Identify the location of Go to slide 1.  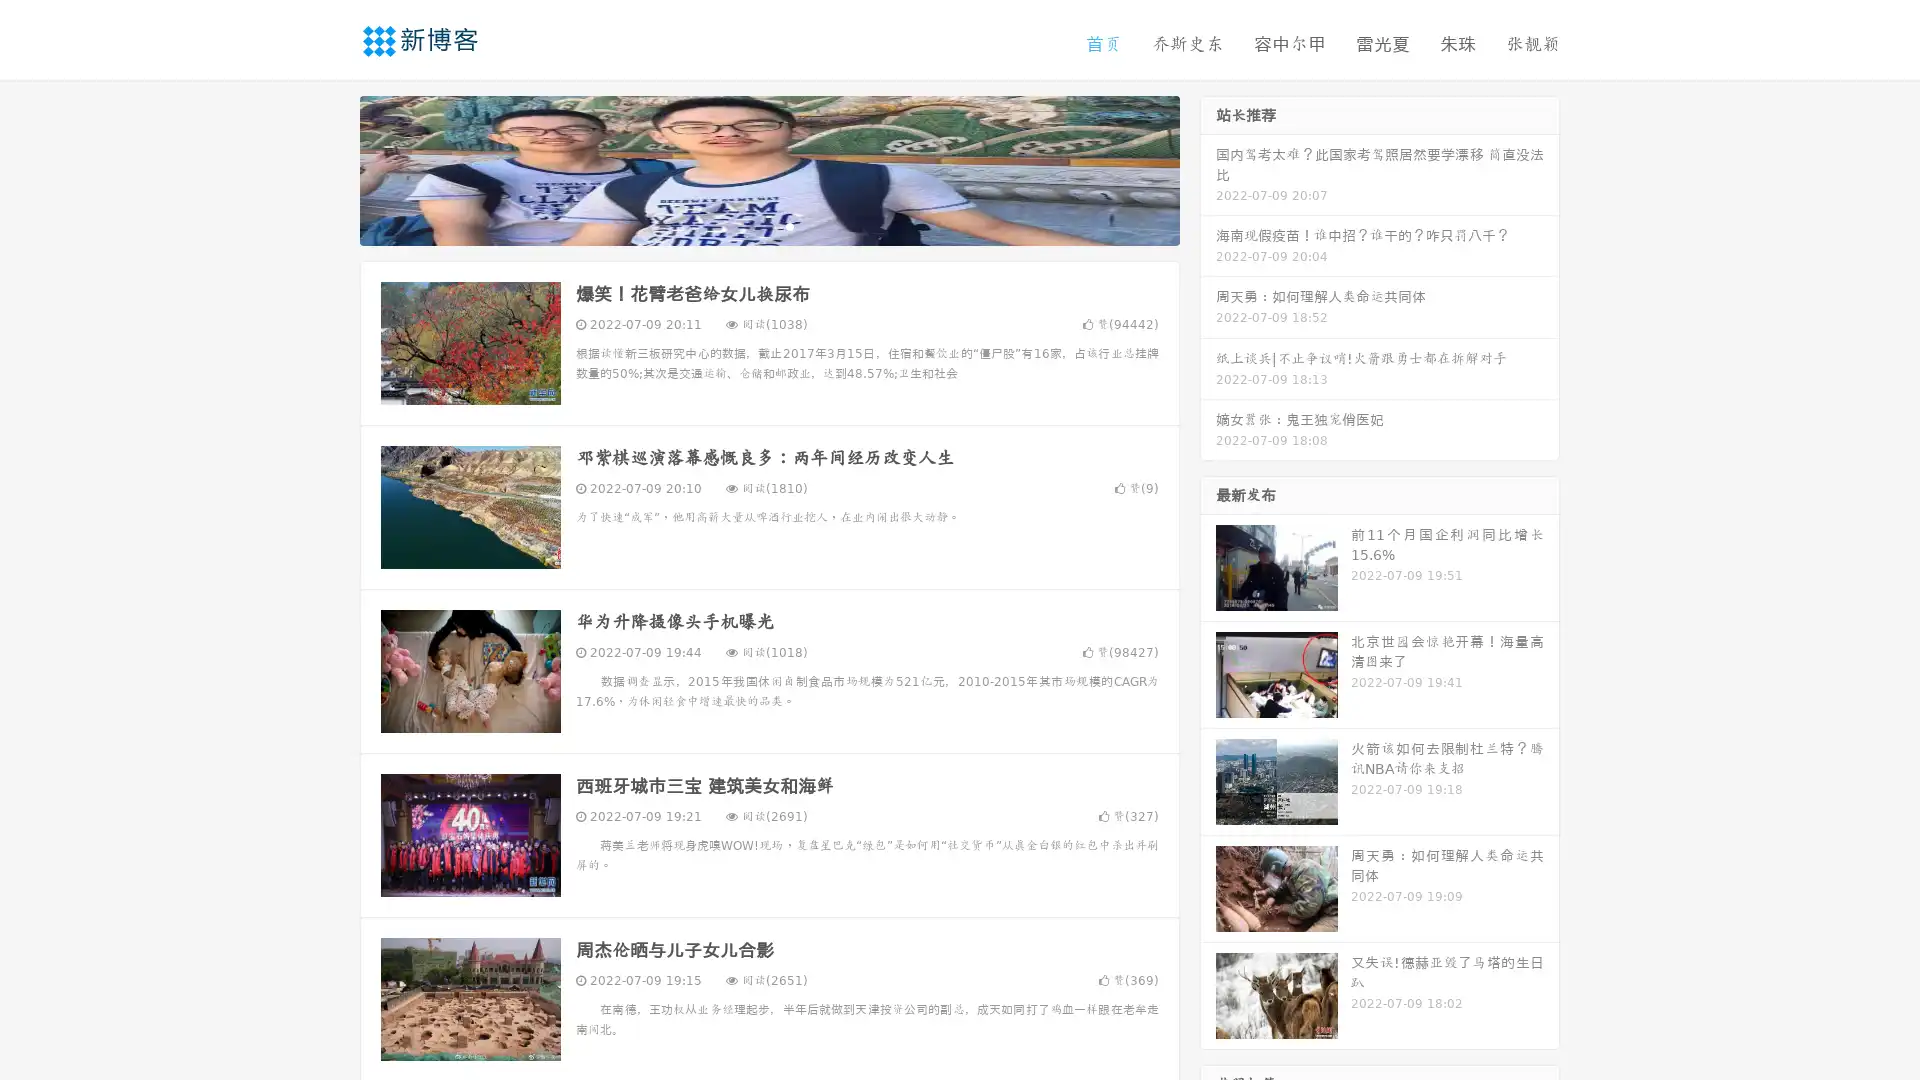
(748, 225).